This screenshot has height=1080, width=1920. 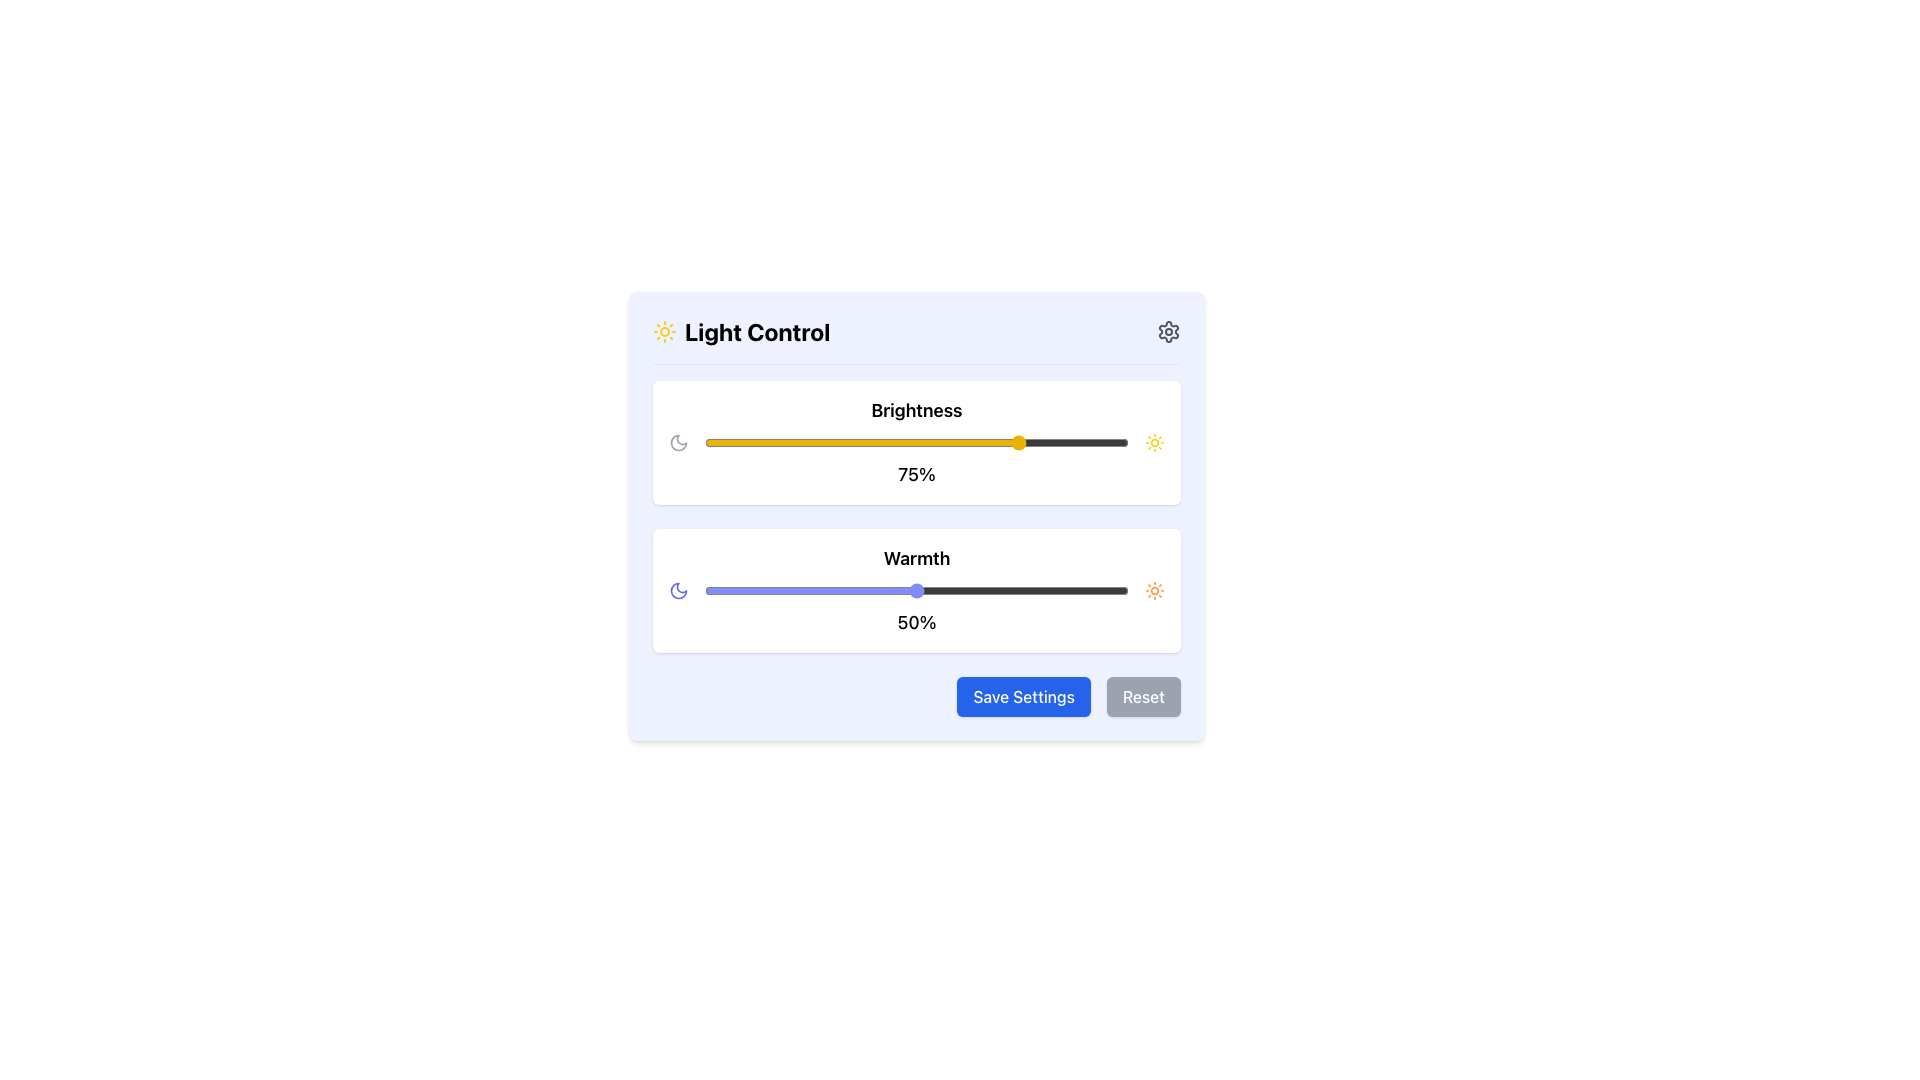 I want to click on brightness, so click(x=1051, y=442).